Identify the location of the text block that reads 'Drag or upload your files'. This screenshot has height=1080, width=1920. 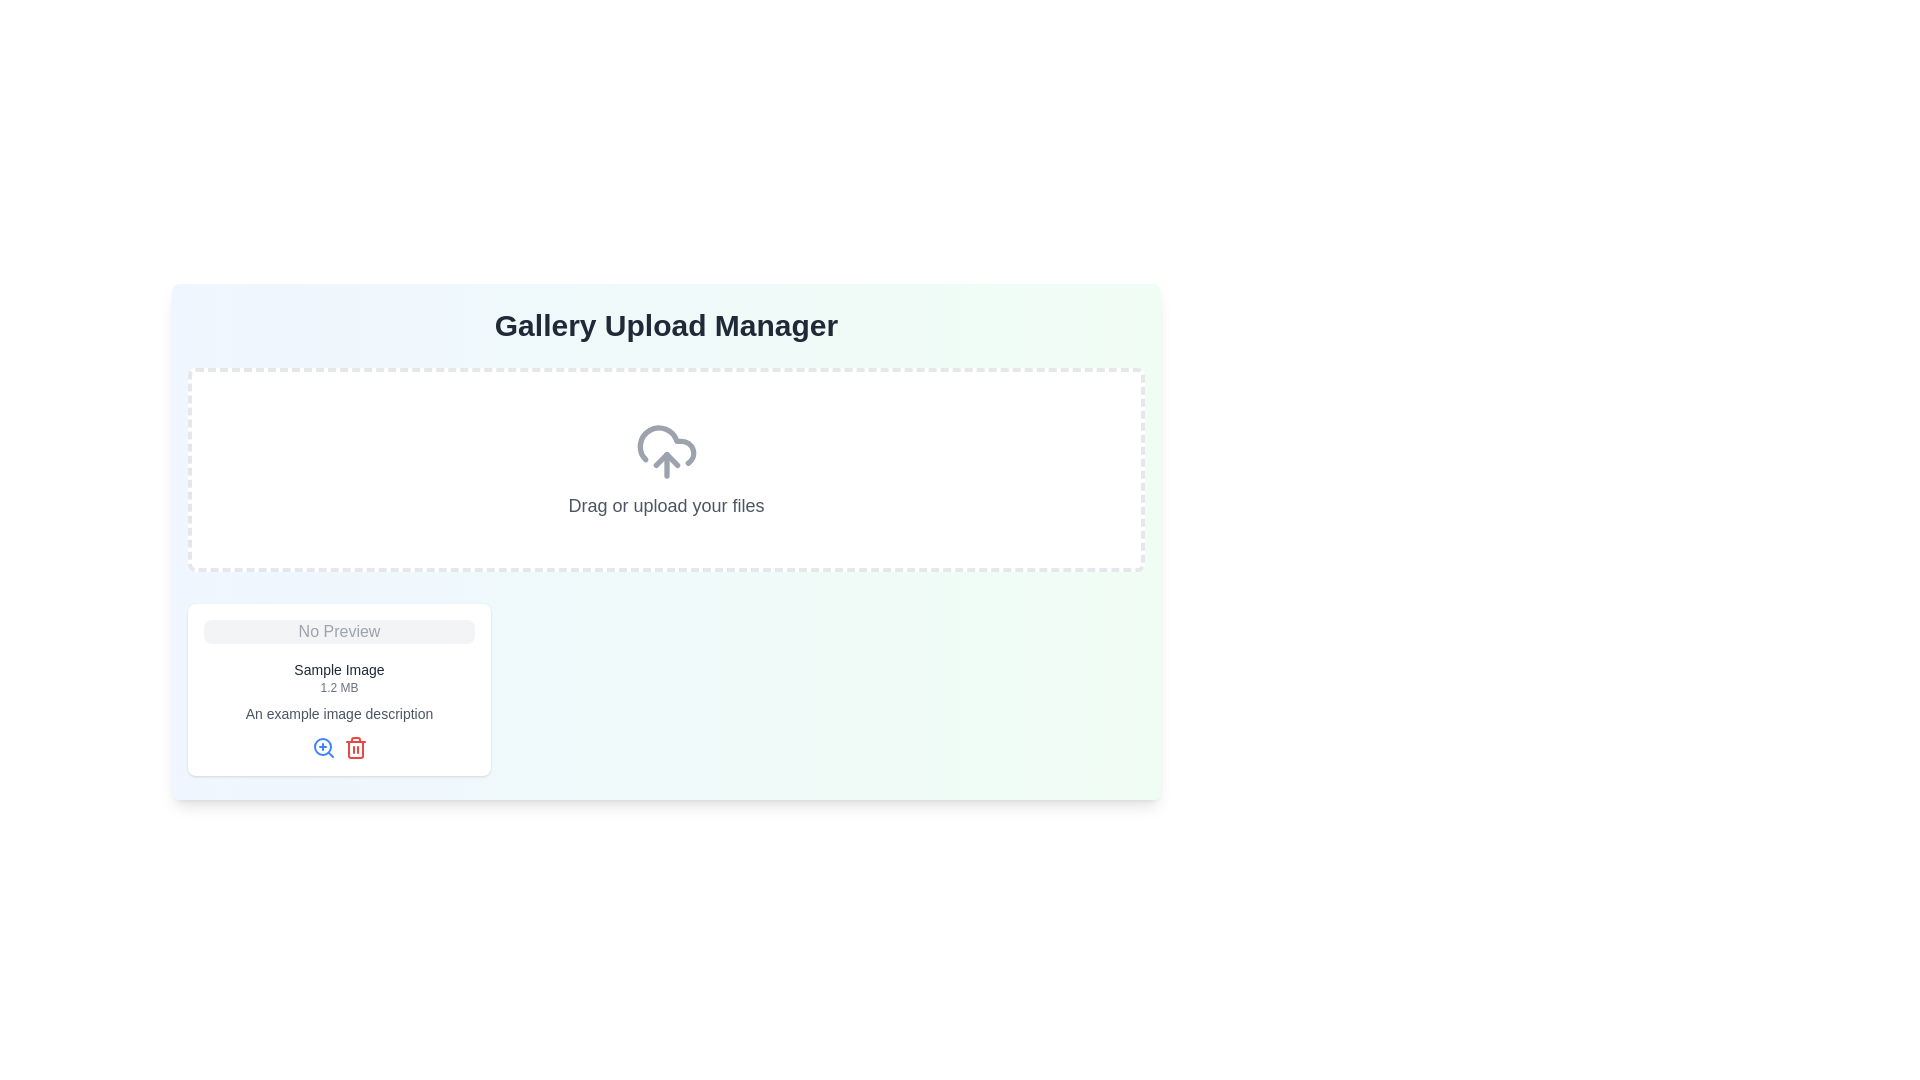
(666, 504).